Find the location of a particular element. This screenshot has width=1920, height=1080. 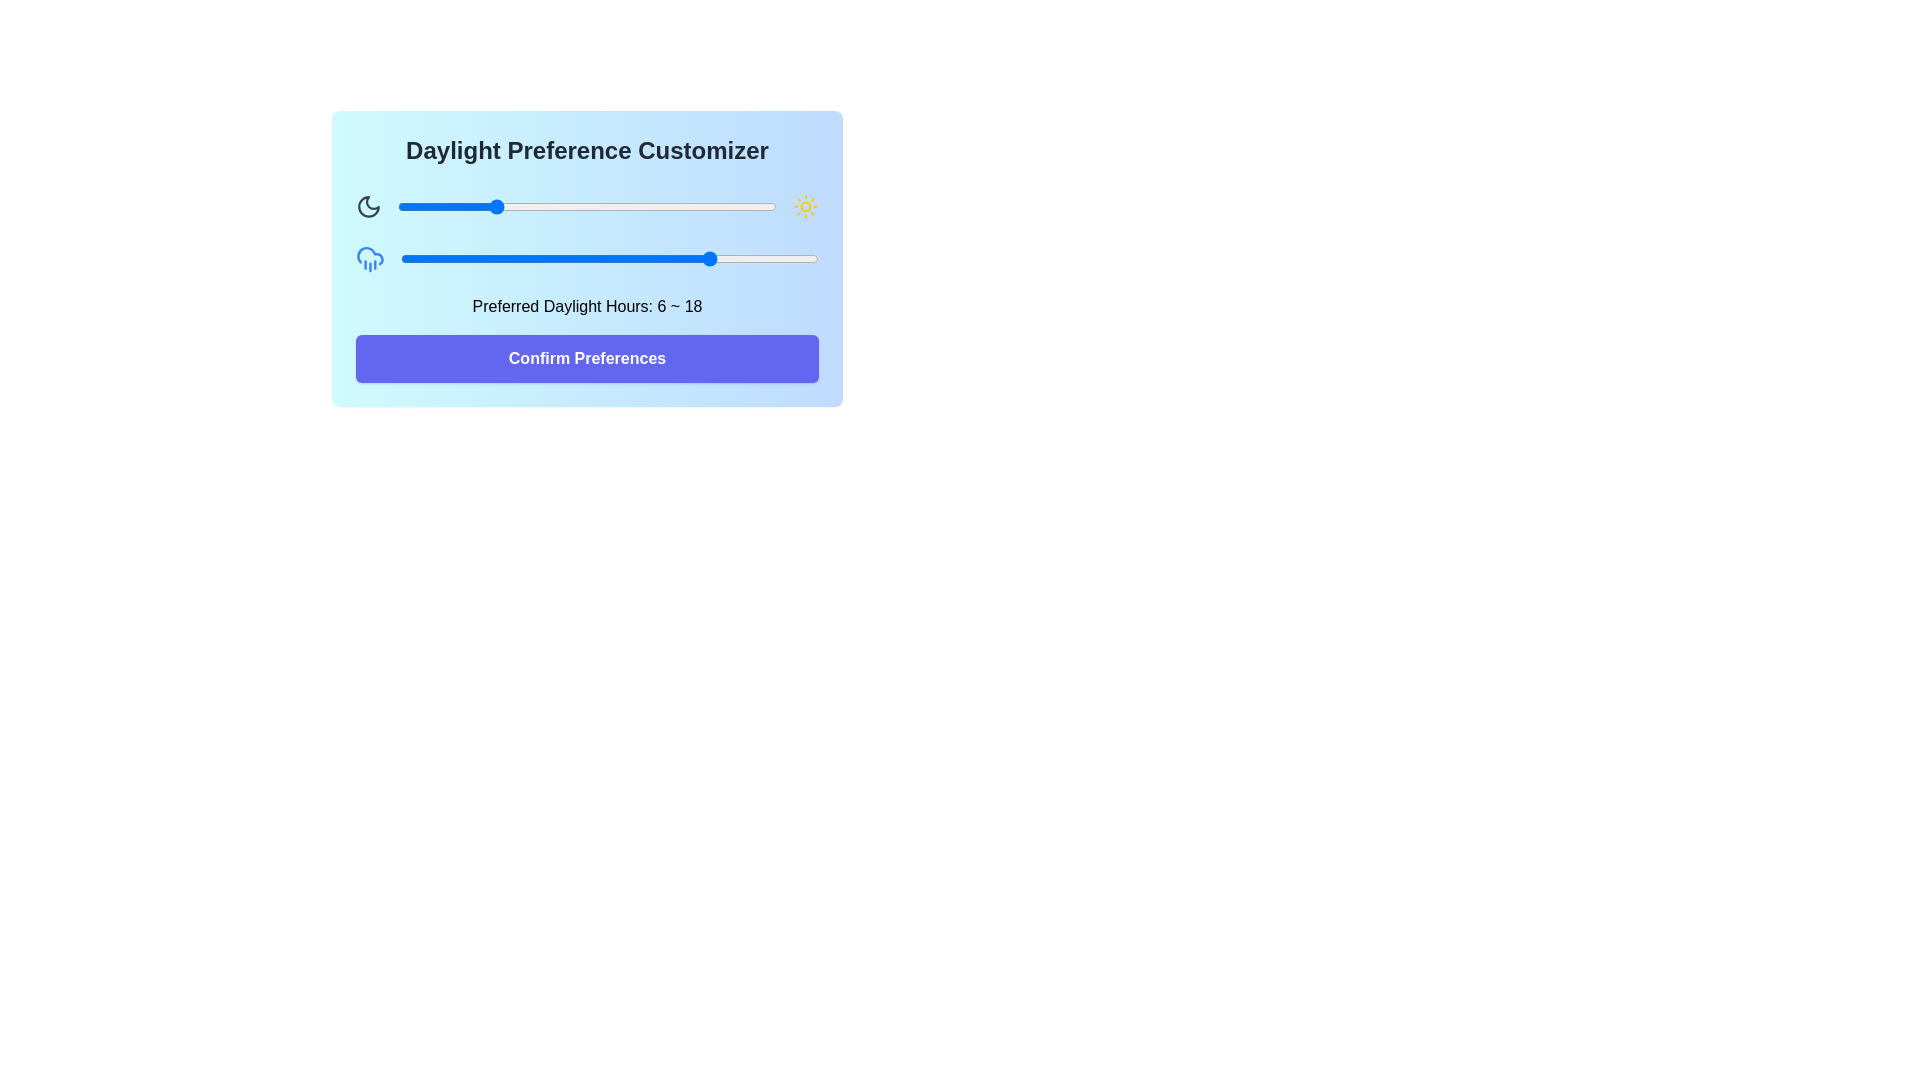

the crescent moon icon located in the upper left region of the daylight preference customizer interface, which serves as a toggle for night-related settings is located at coordinates (369, 207).